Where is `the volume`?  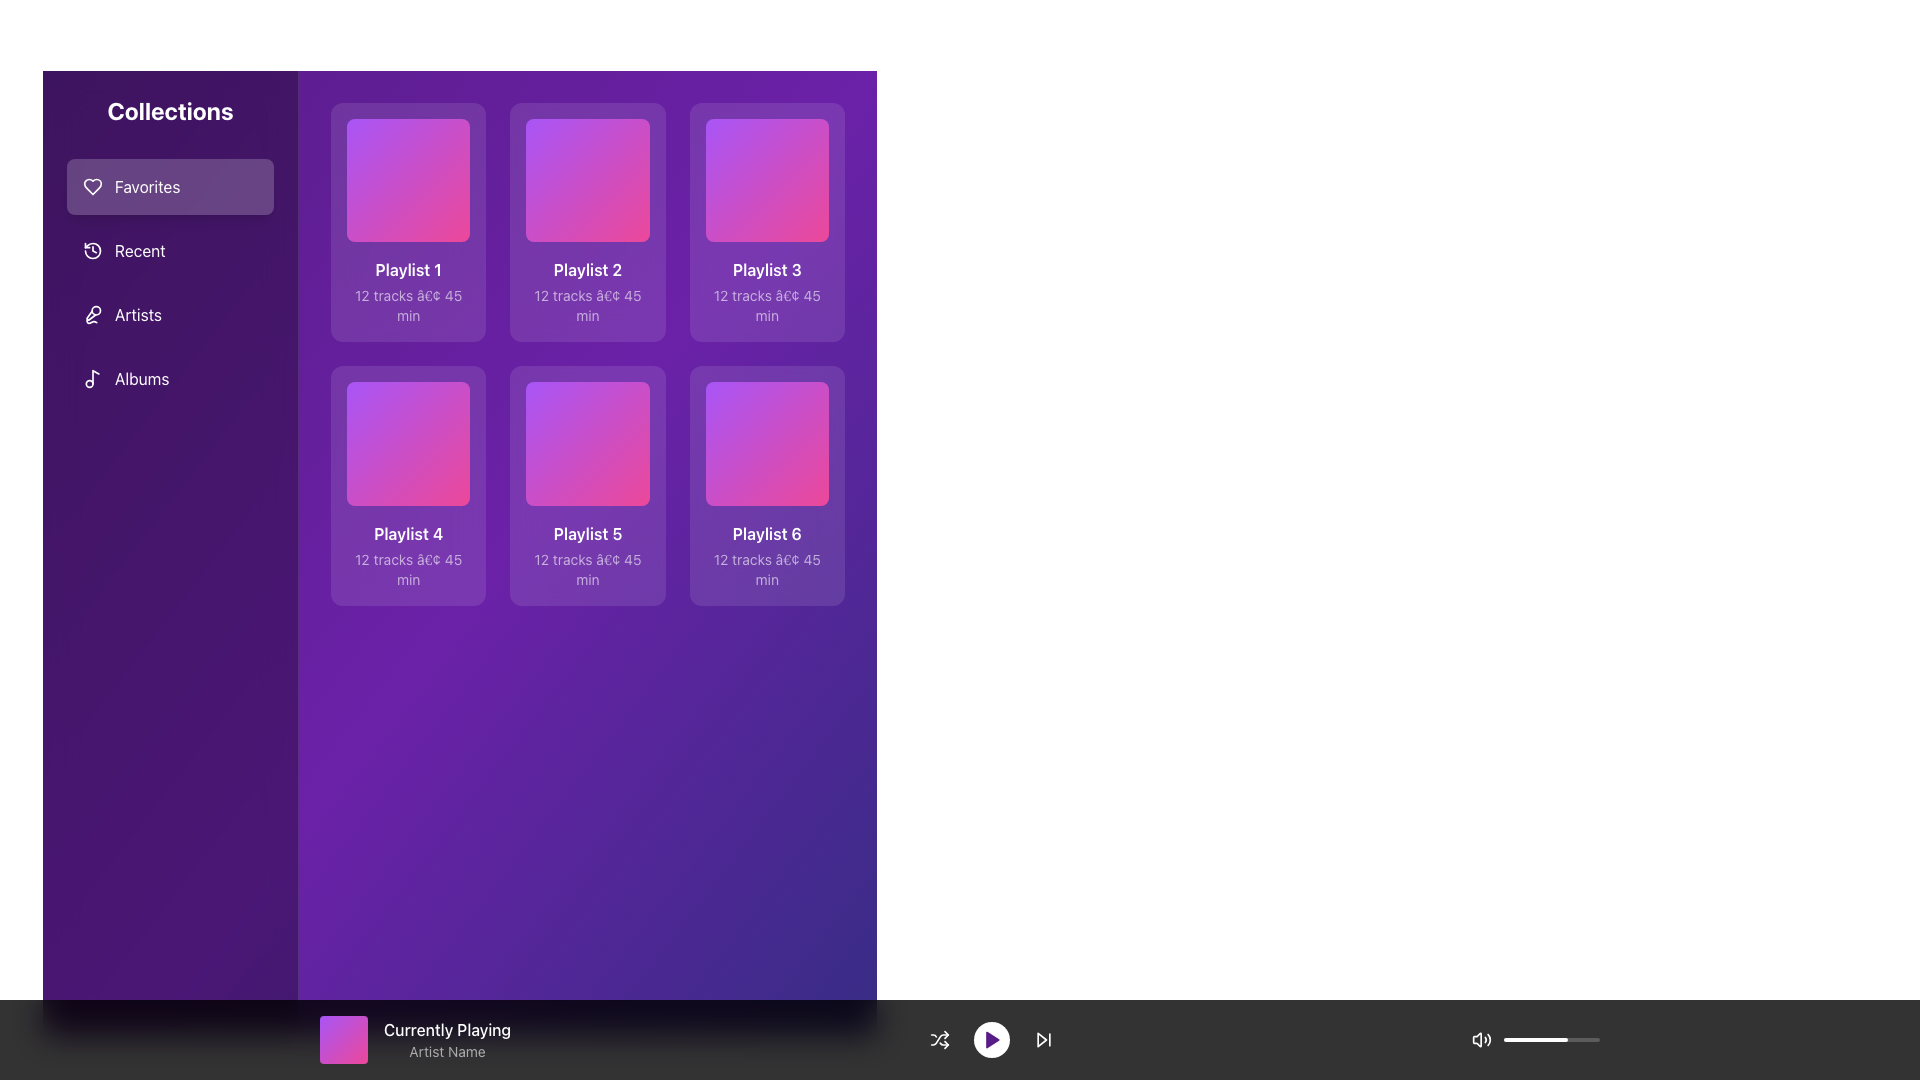
the volume is located at coordinates (1579, 1039).